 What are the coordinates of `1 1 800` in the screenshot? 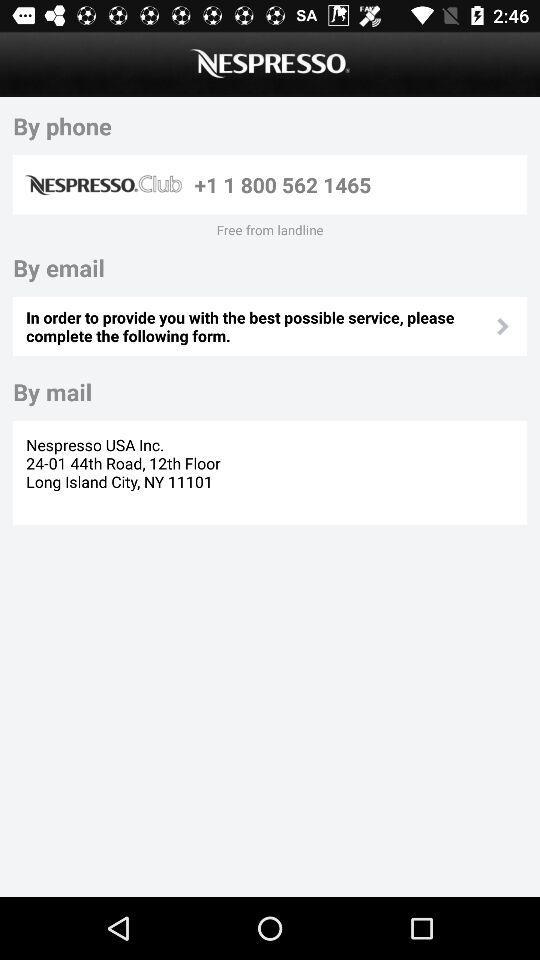 It's located at (356, 184).